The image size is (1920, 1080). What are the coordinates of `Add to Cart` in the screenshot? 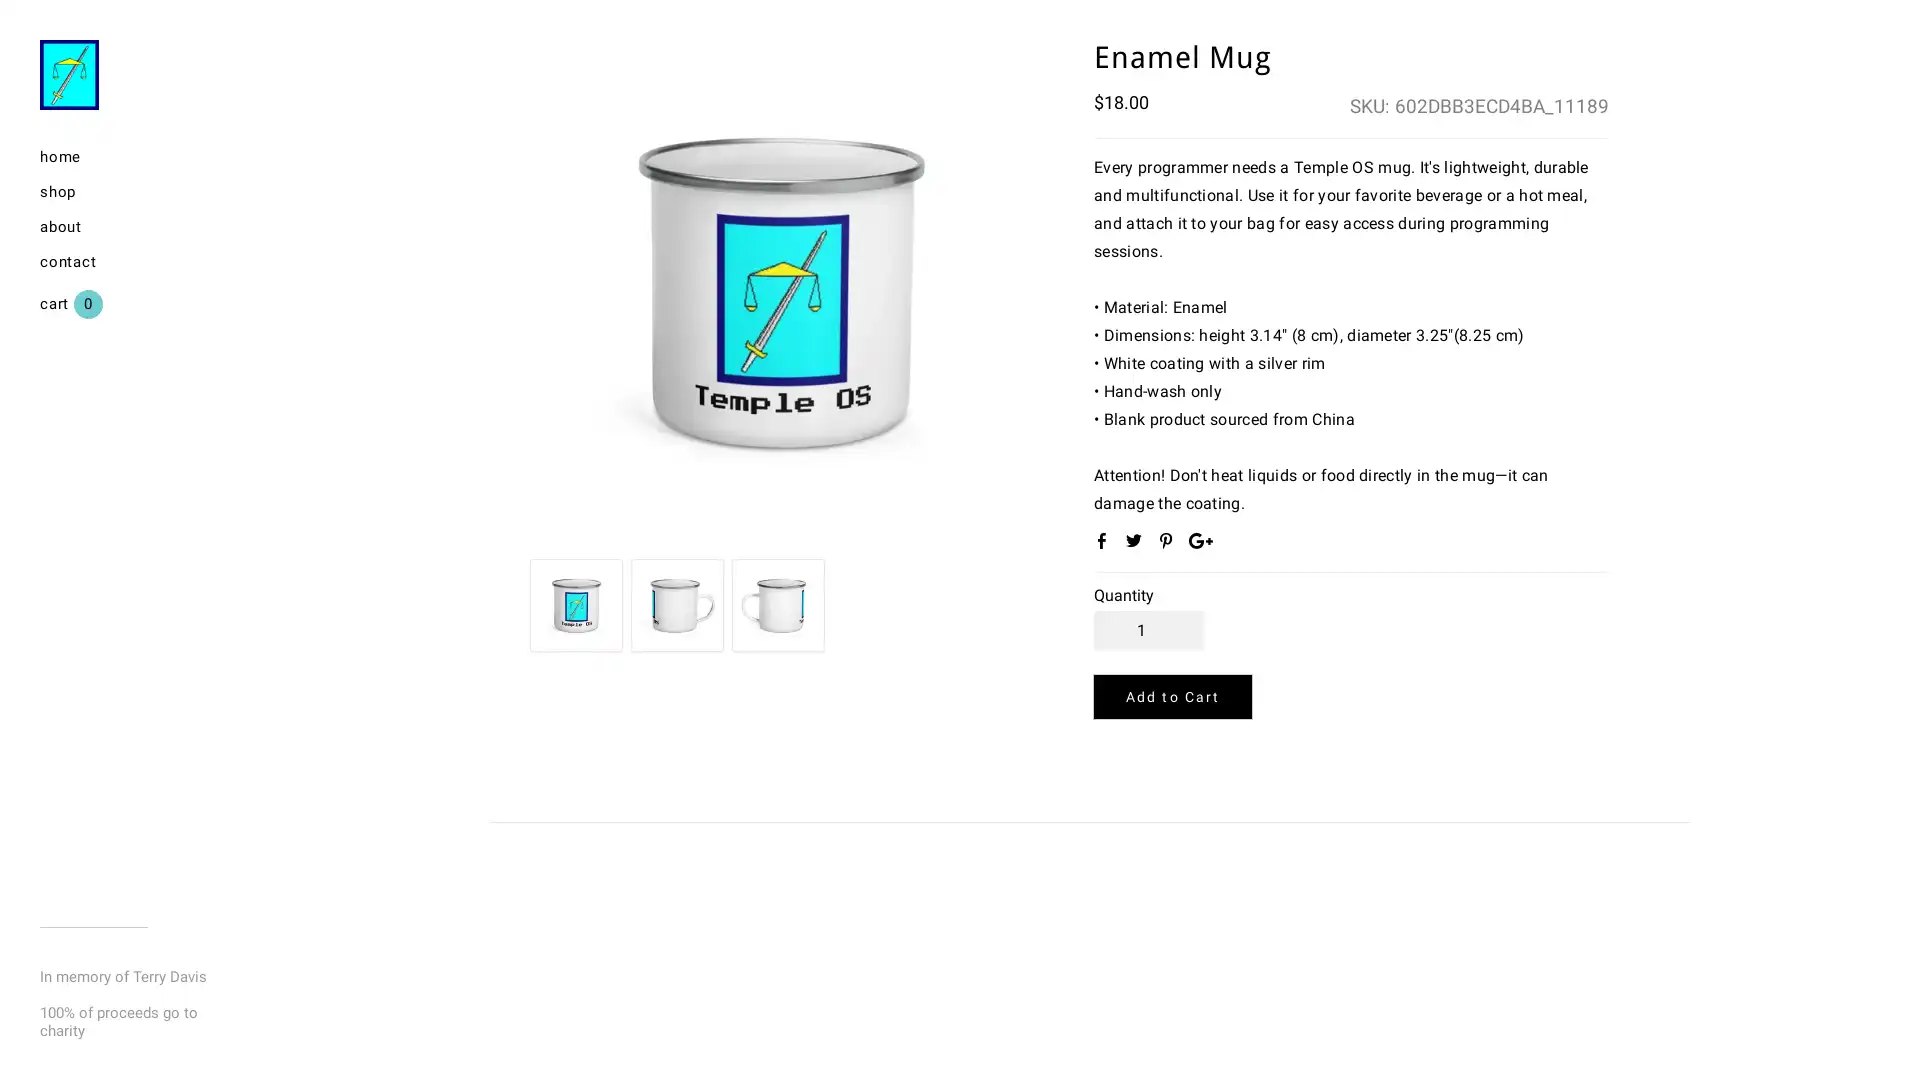 It's located at (1172, 696).